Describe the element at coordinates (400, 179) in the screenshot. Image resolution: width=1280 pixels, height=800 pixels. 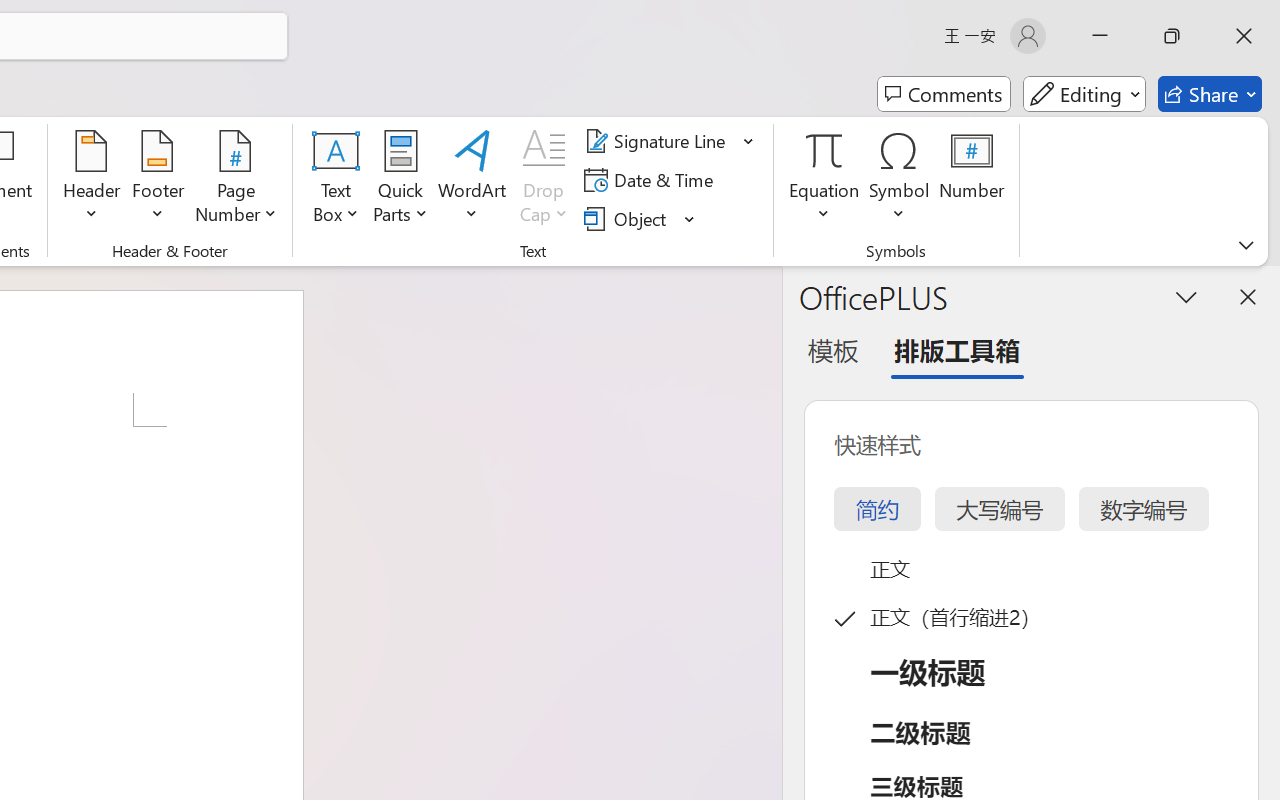
I see `'Quick Parts'` at that location.